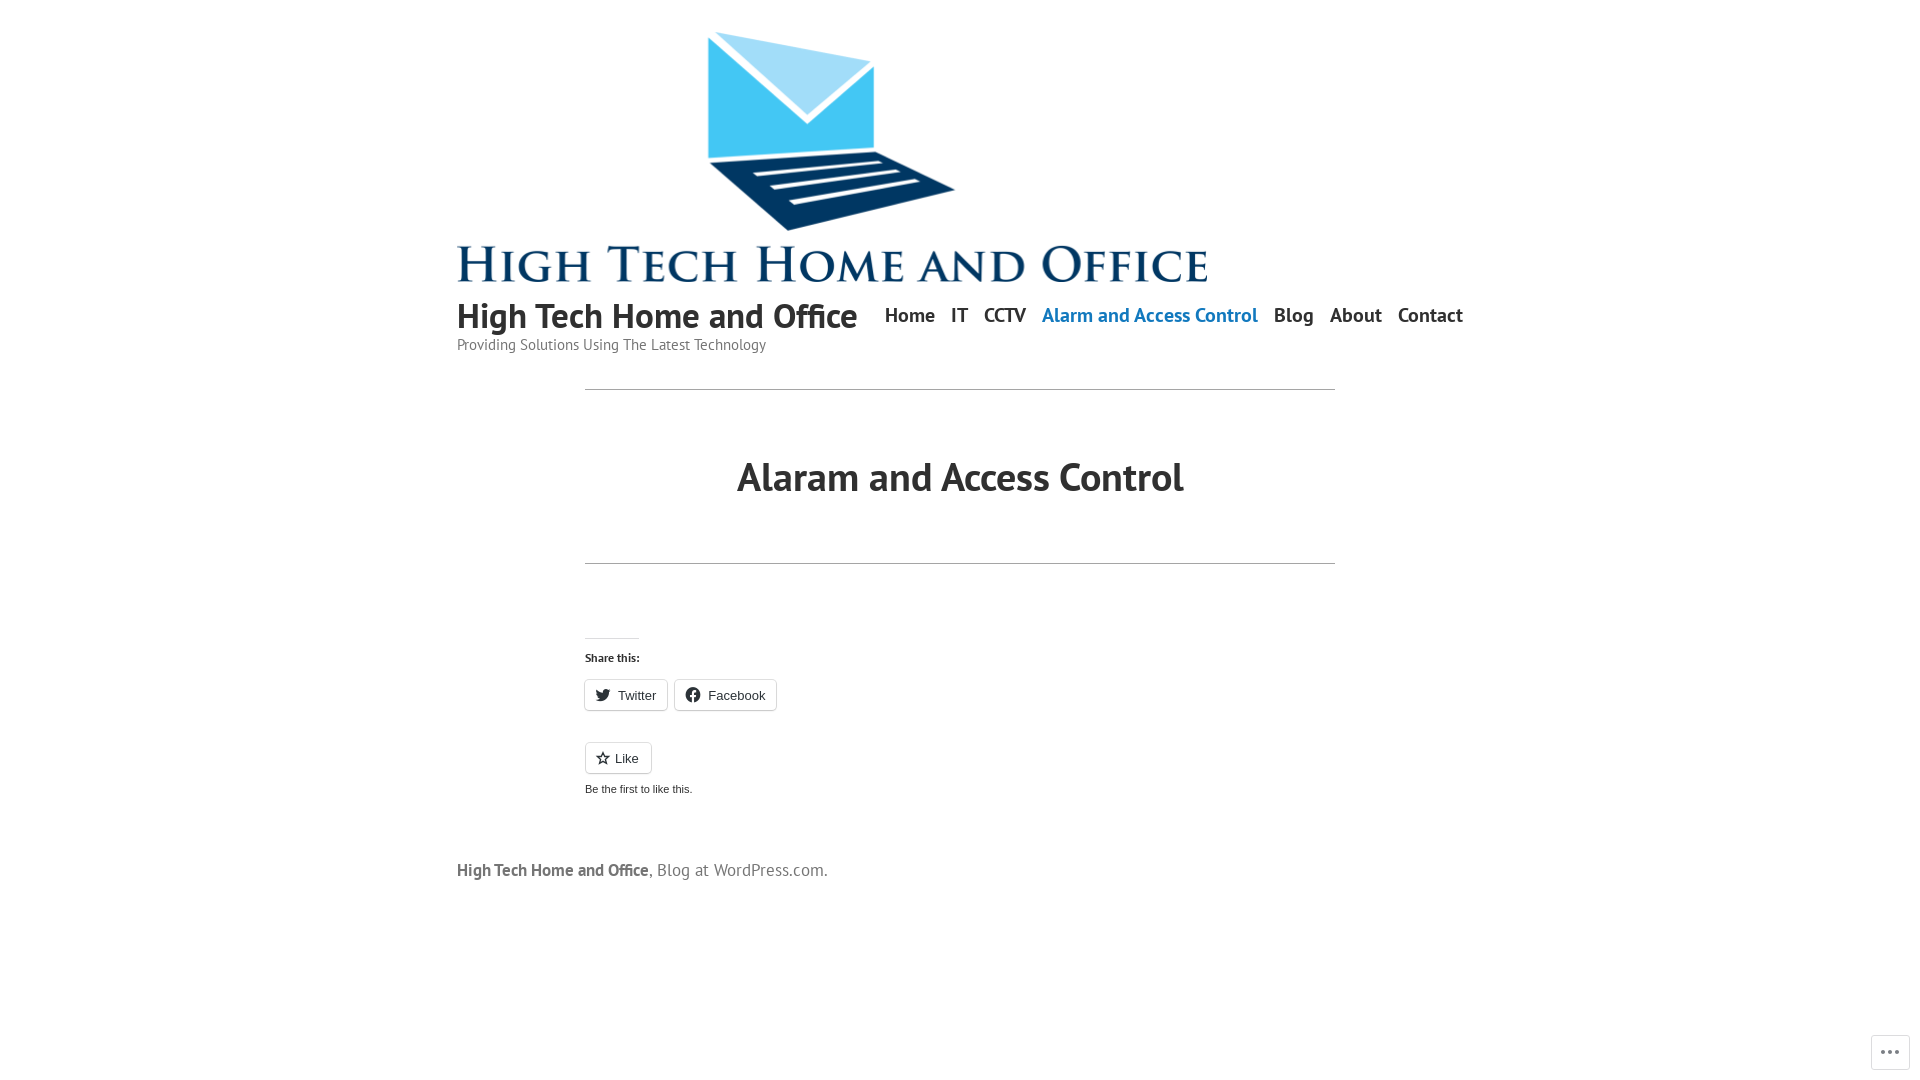  Describe the element at coordinates (741, 868) in the screenshot. I see `'Blog at WordPress.com.'` at that location.